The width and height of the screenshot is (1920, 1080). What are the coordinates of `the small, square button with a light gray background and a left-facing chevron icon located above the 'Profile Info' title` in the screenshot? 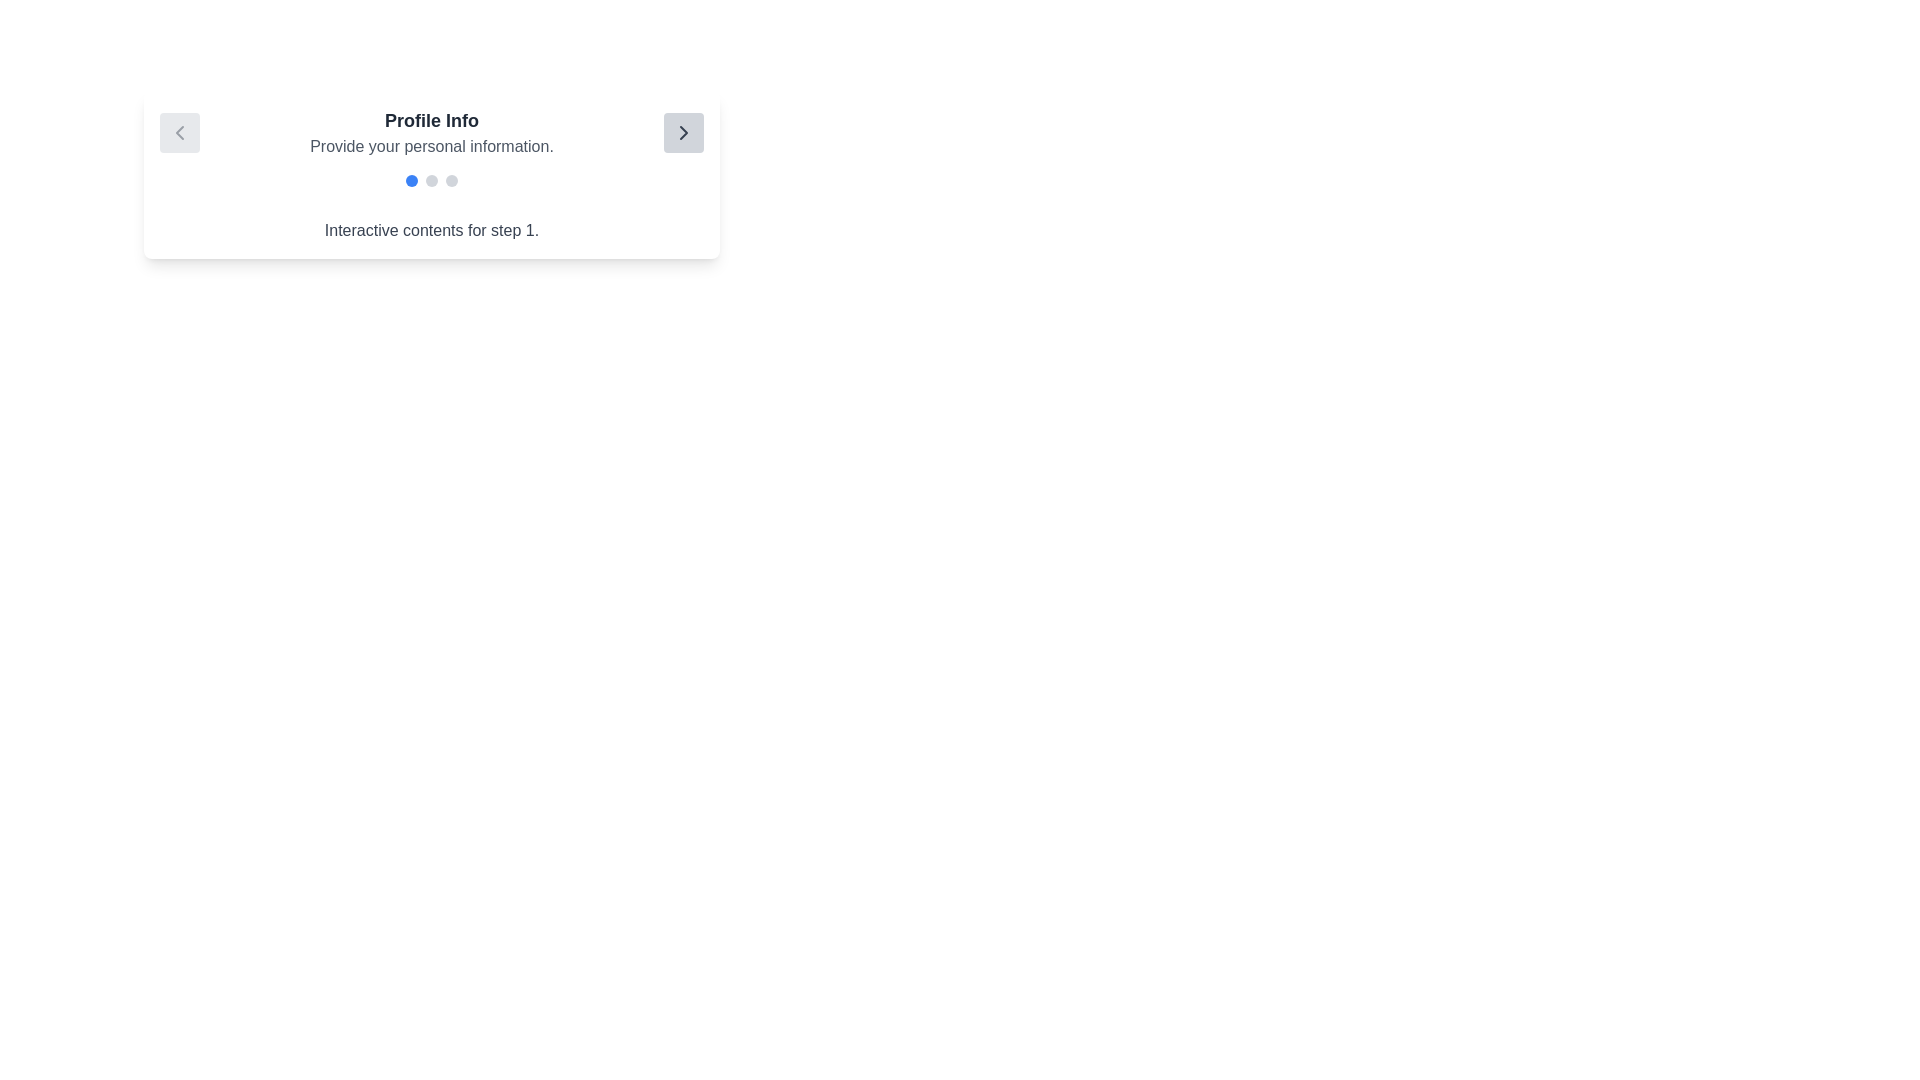 It's located at (180, 132).